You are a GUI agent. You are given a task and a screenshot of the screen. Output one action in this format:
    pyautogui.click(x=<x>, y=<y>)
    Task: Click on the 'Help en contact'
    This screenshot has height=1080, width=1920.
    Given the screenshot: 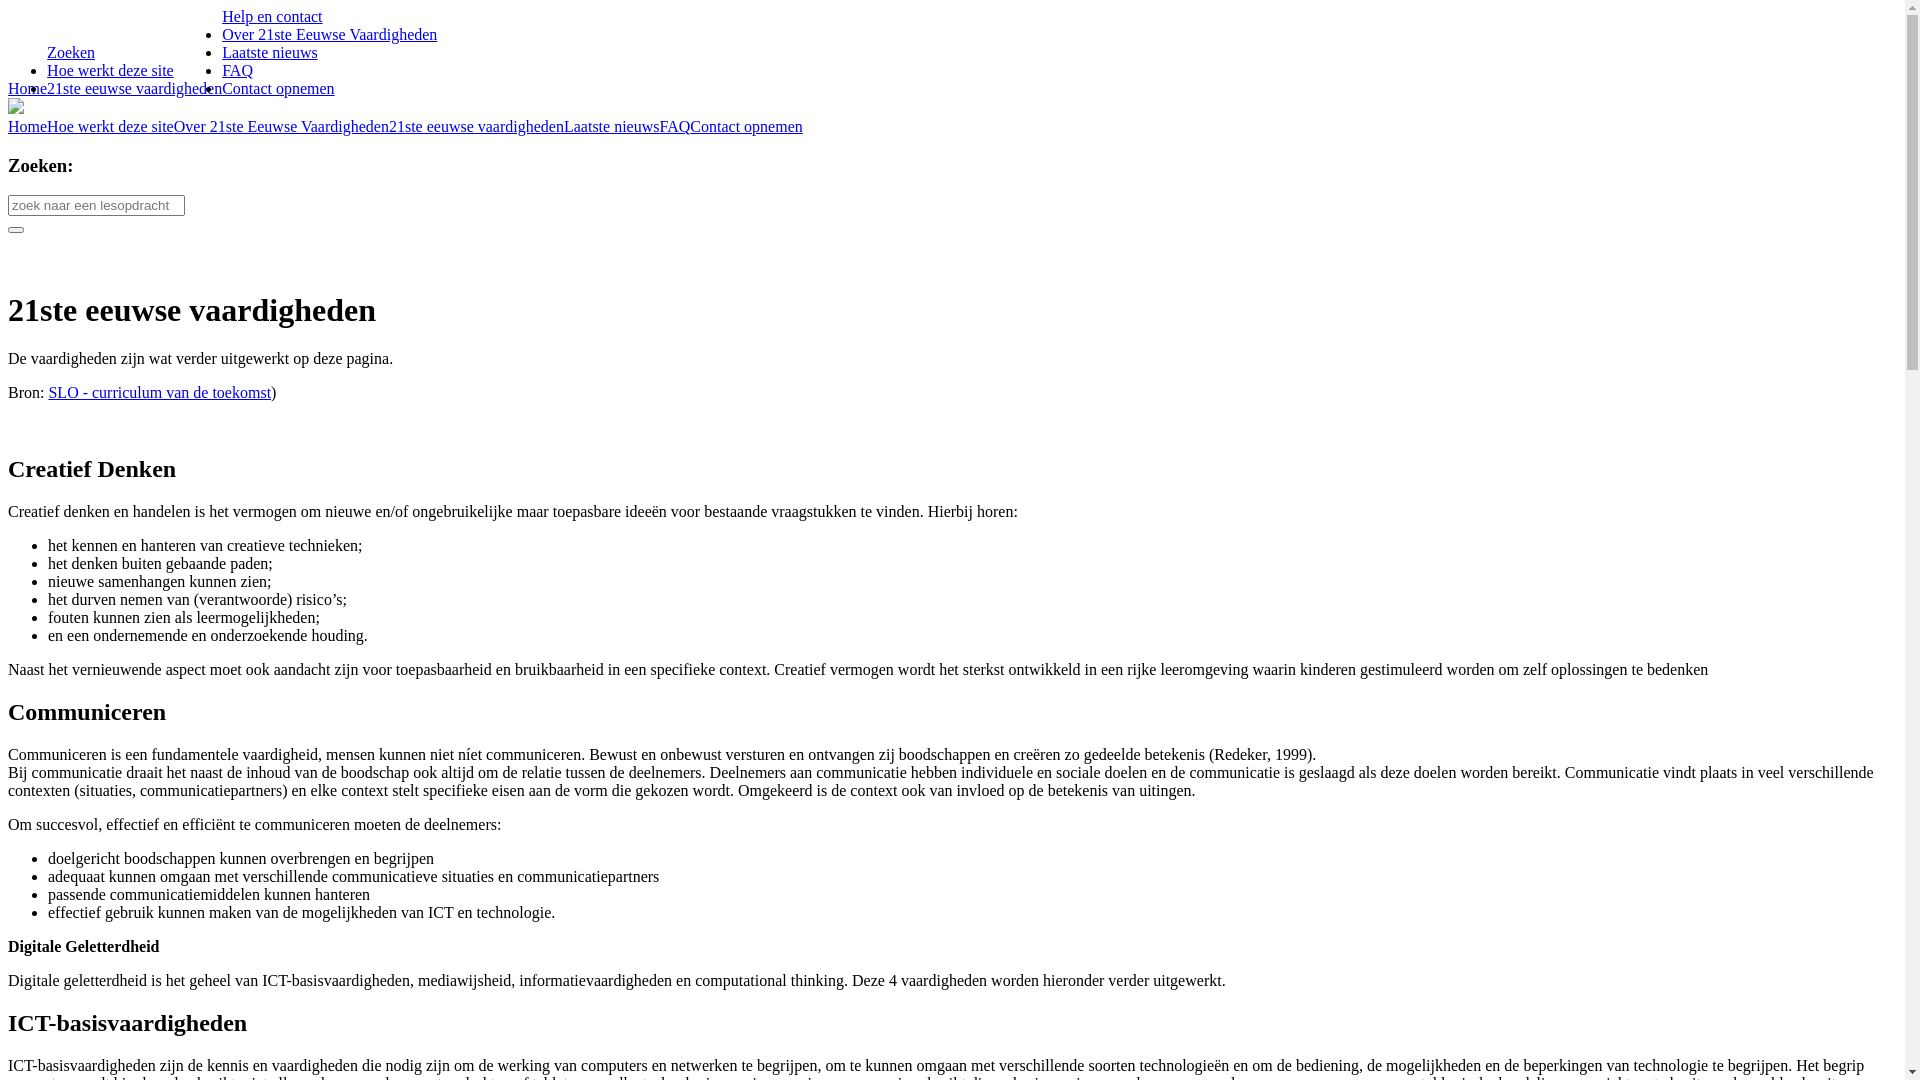 What is the action you would take?
    pyautogui.click(x=271, y=16)
    